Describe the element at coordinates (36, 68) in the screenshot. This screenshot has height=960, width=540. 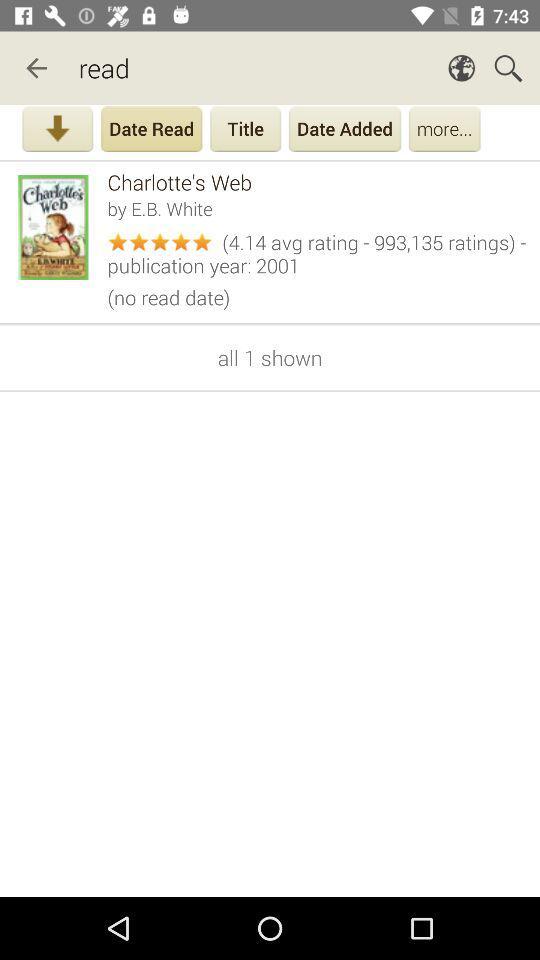
I see `item next to read app` at that location.